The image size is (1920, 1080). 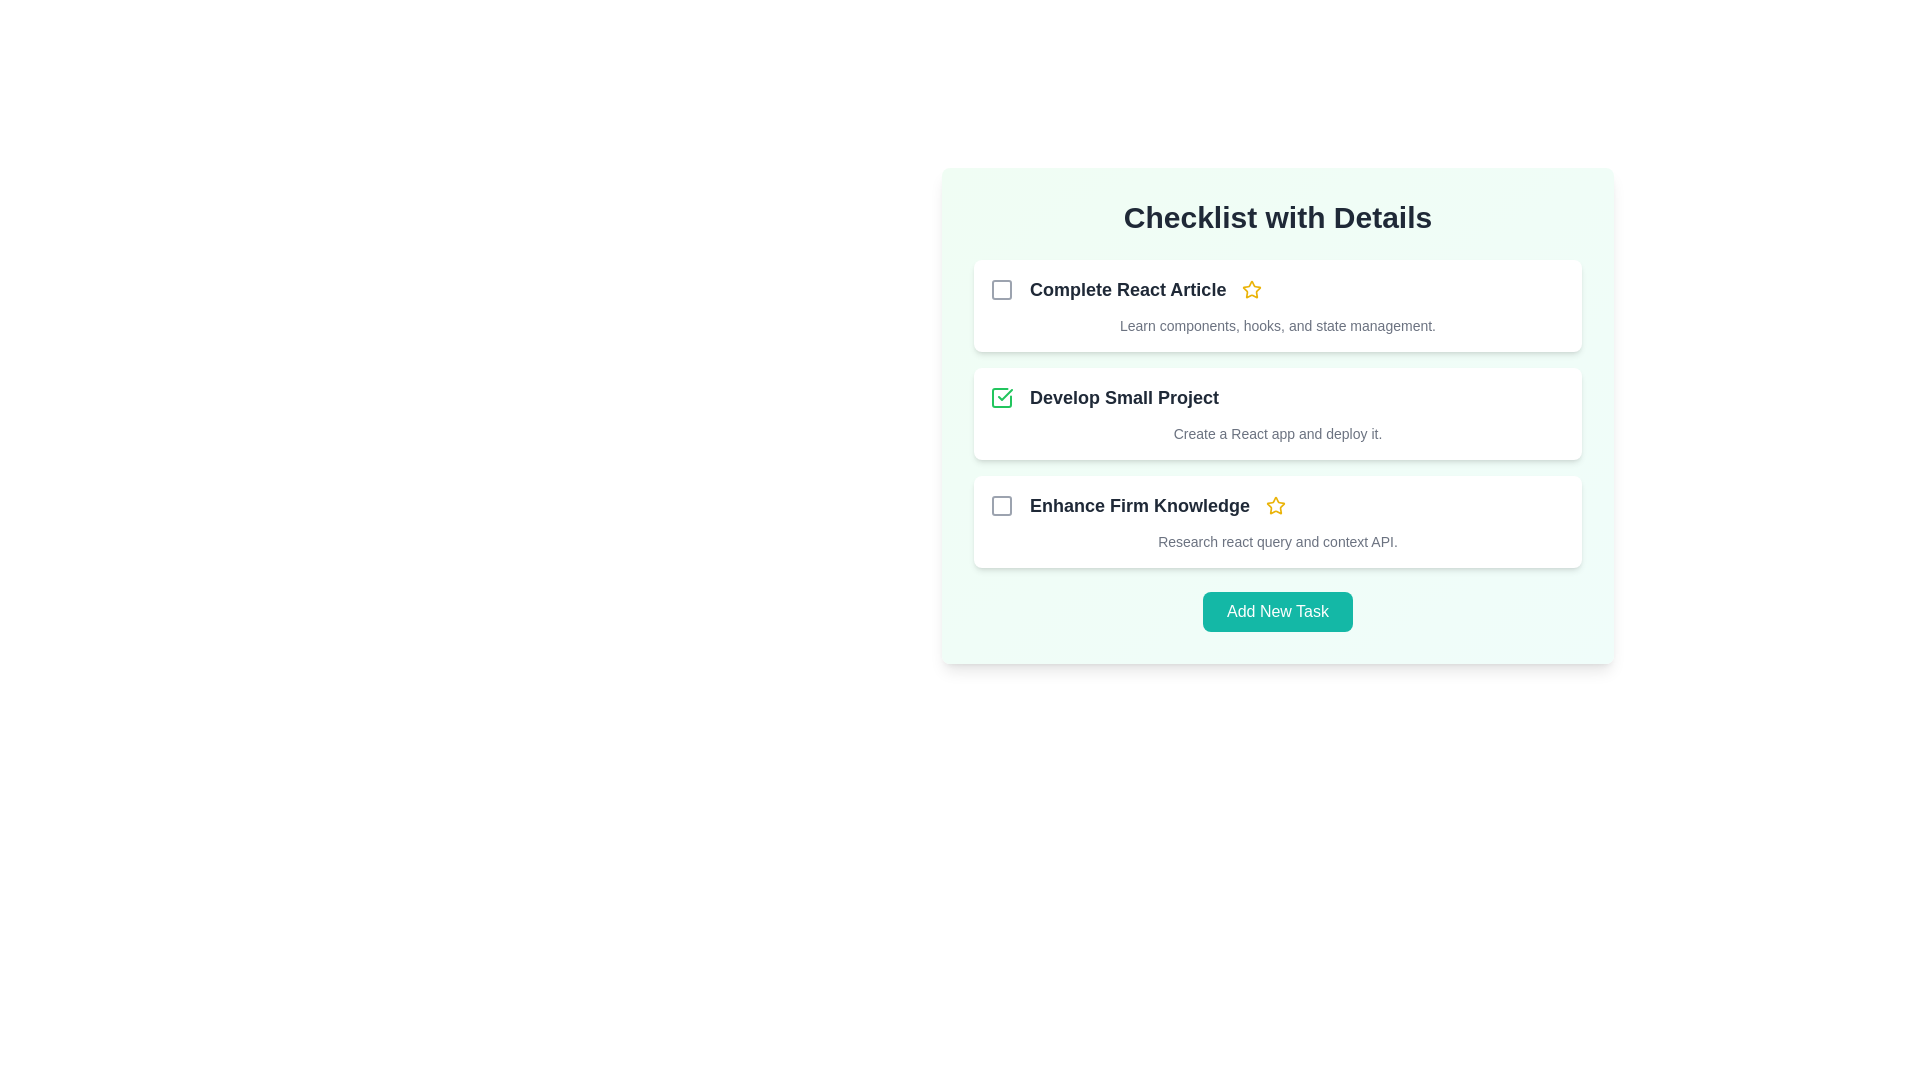 I want to click on the 'Add New Task' button, so click(x=1276, y=611).